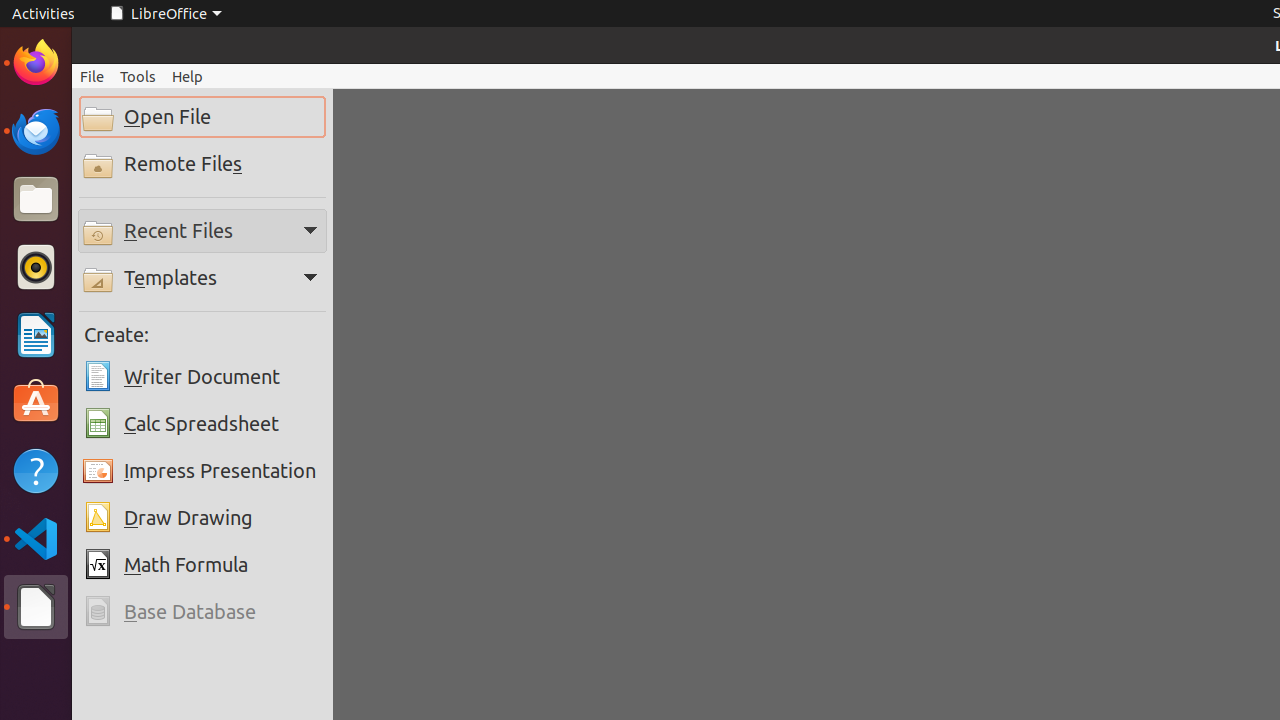 Image resolution: width=1280 pixels, height=720 pixels. Describe the element at coordinates (136, 75) in the screenshot. I see `'Tools'` at that location.